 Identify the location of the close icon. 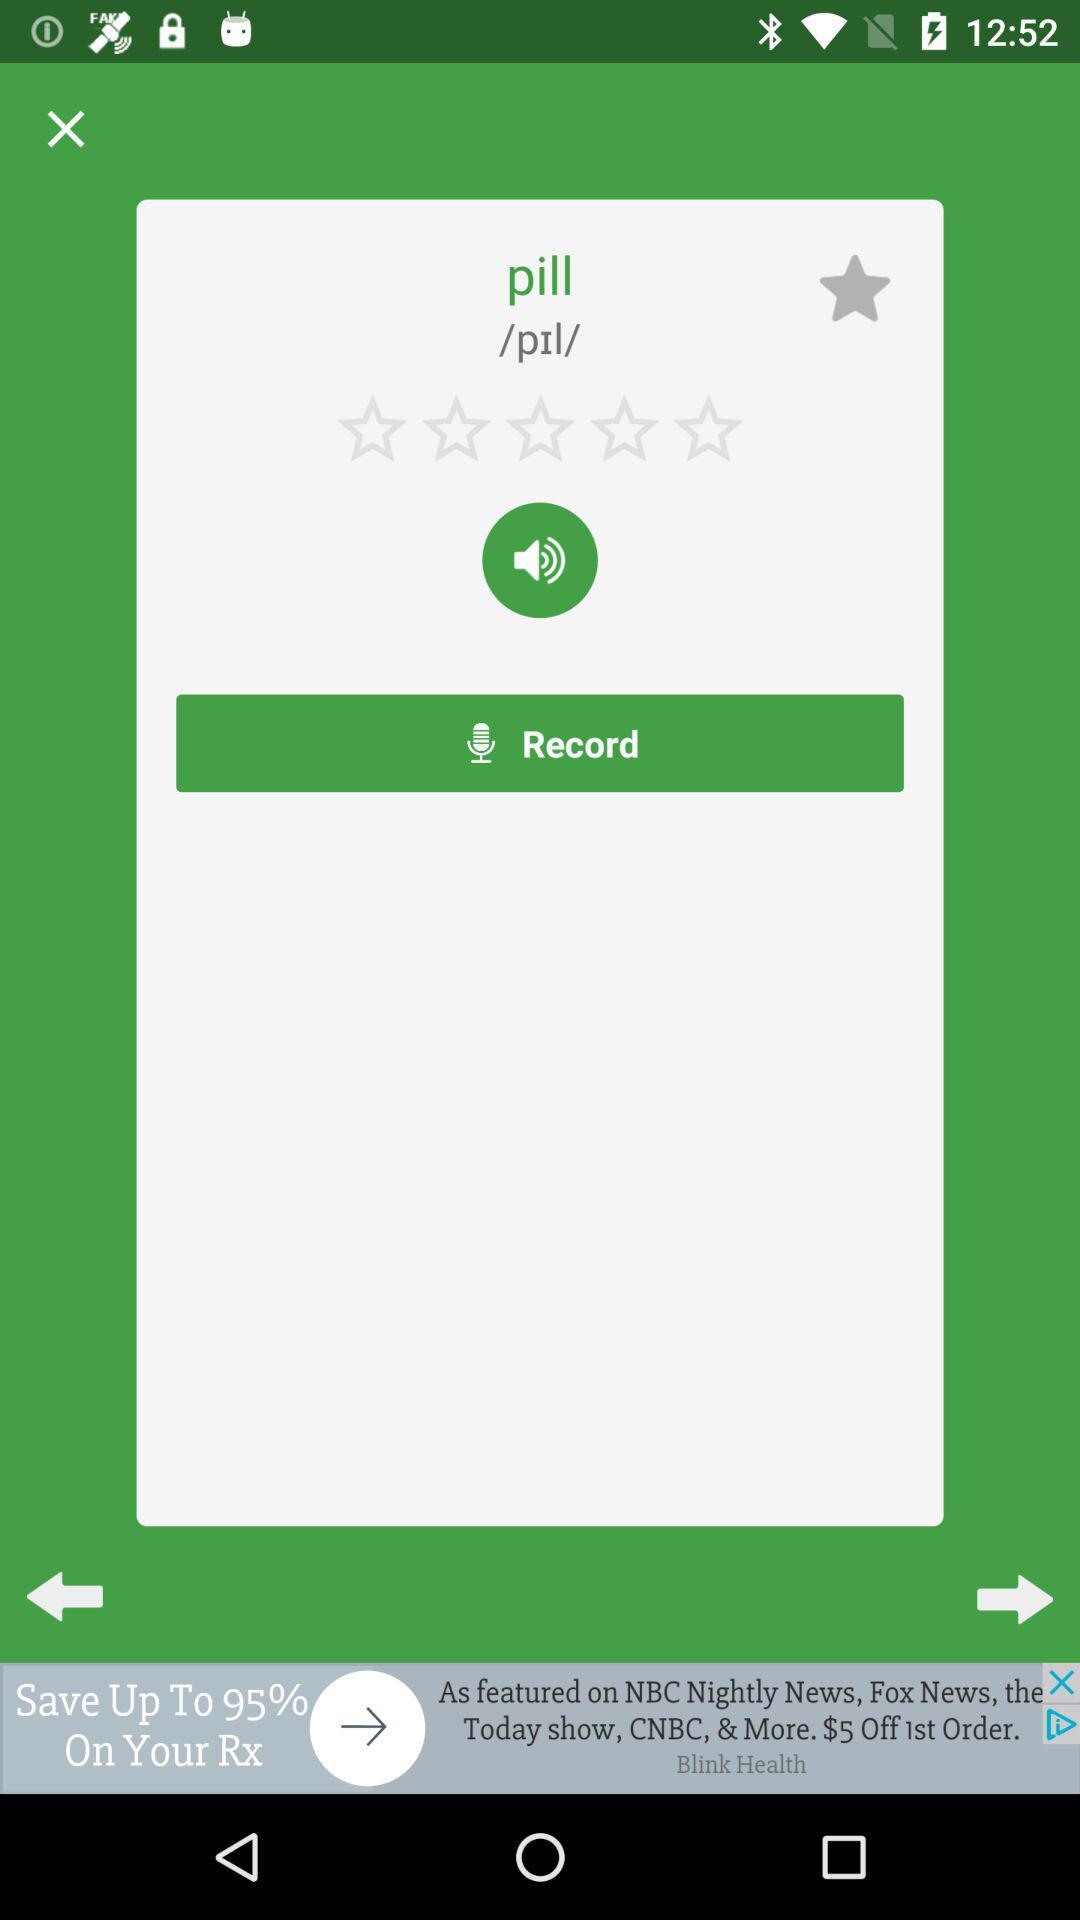
(64, 128).